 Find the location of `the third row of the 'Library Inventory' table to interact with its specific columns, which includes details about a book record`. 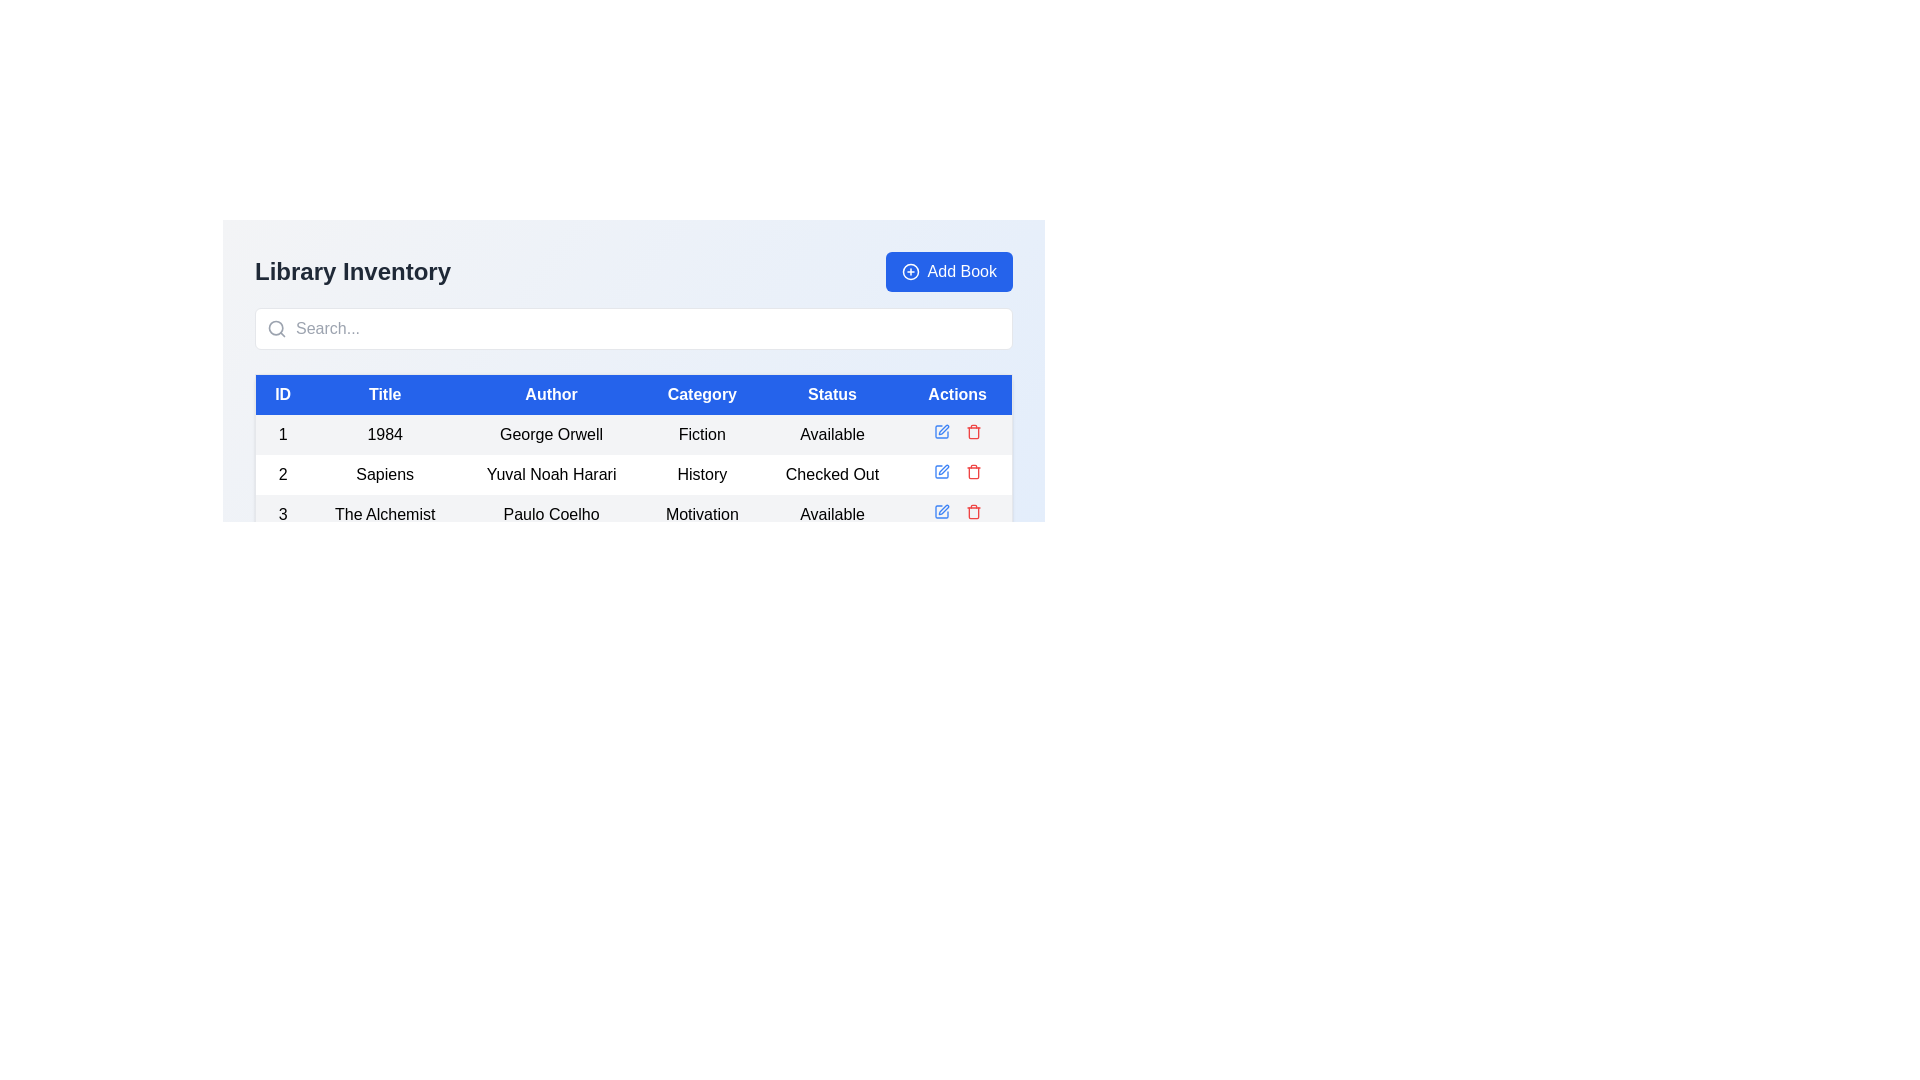

the third row of the 'Library Inventory' table to interact with its specific columns, which includes details about a book record is located at coordinates (632, 514).